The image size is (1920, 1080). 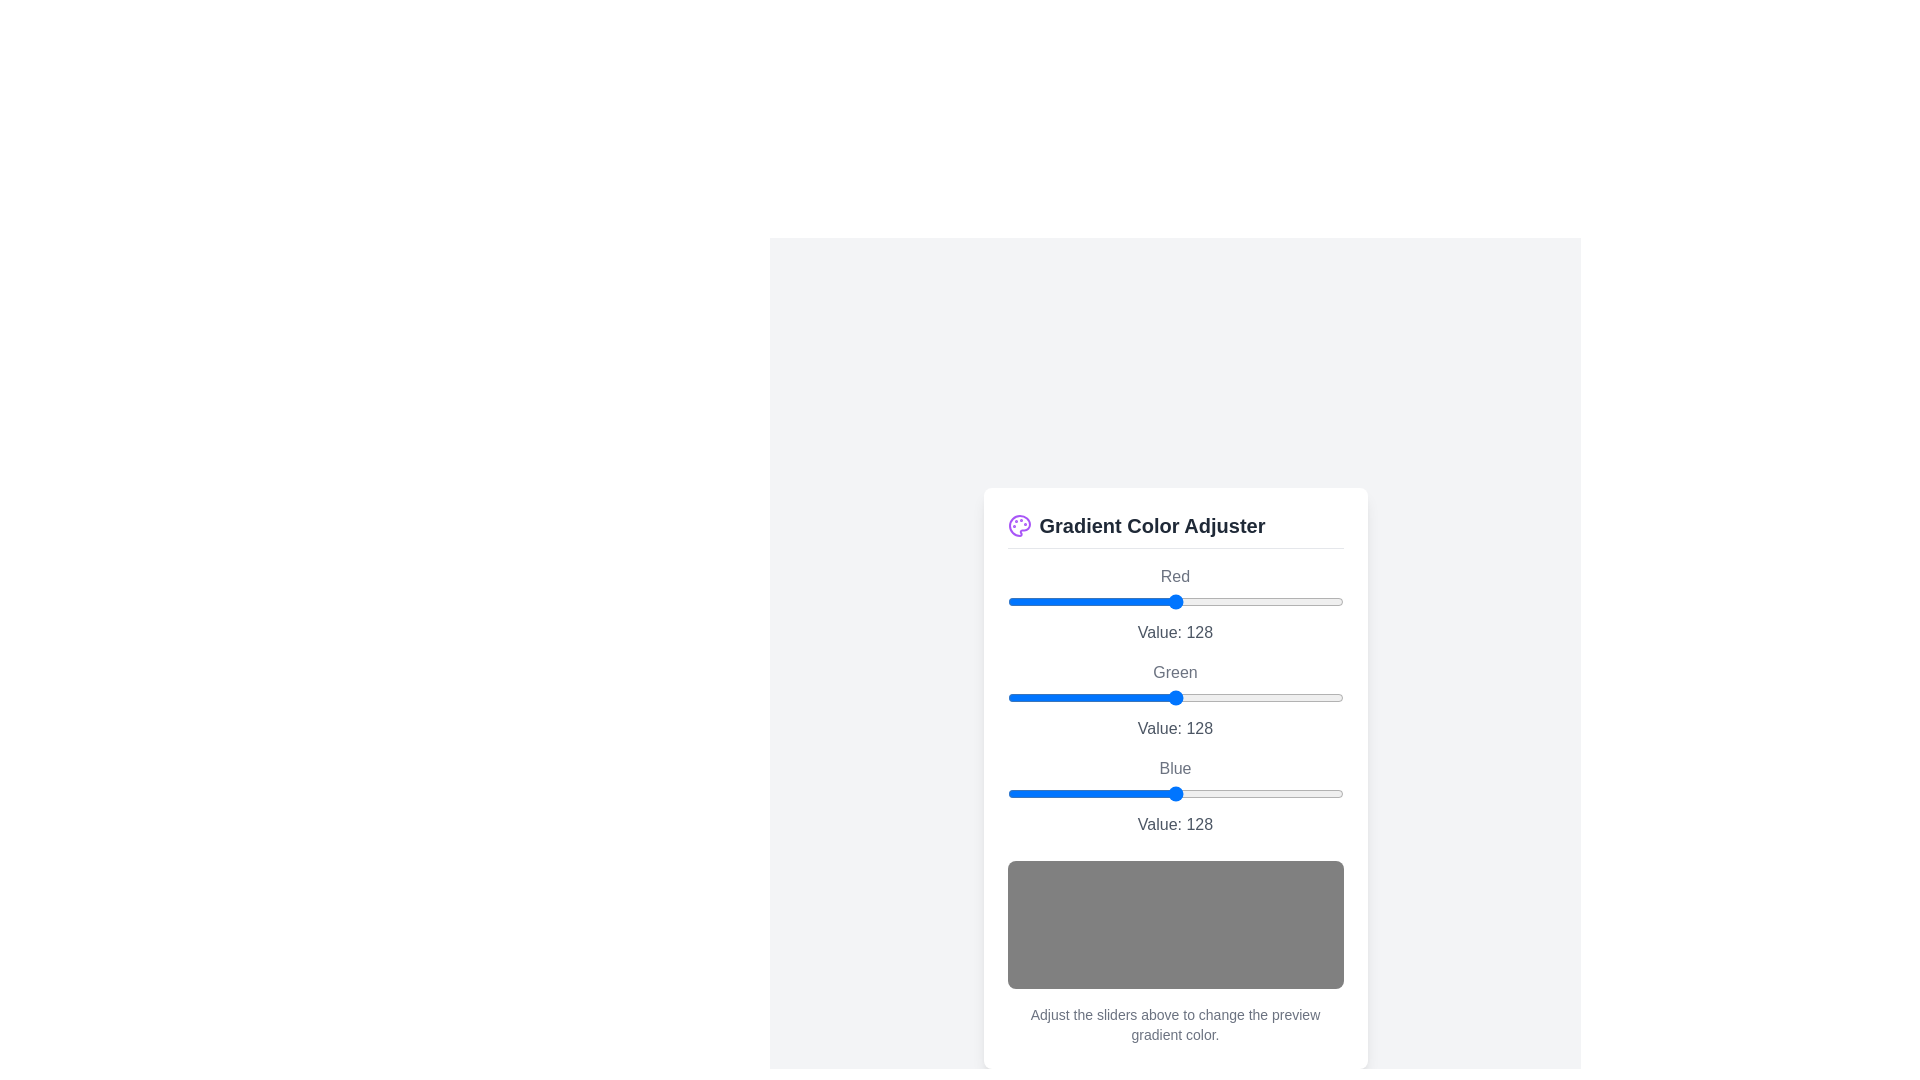 What do you see at coordinates (1169, 792) in the screenshot?
I see `the blue slider to set its value to 123` at bounding box center [1169, 792].